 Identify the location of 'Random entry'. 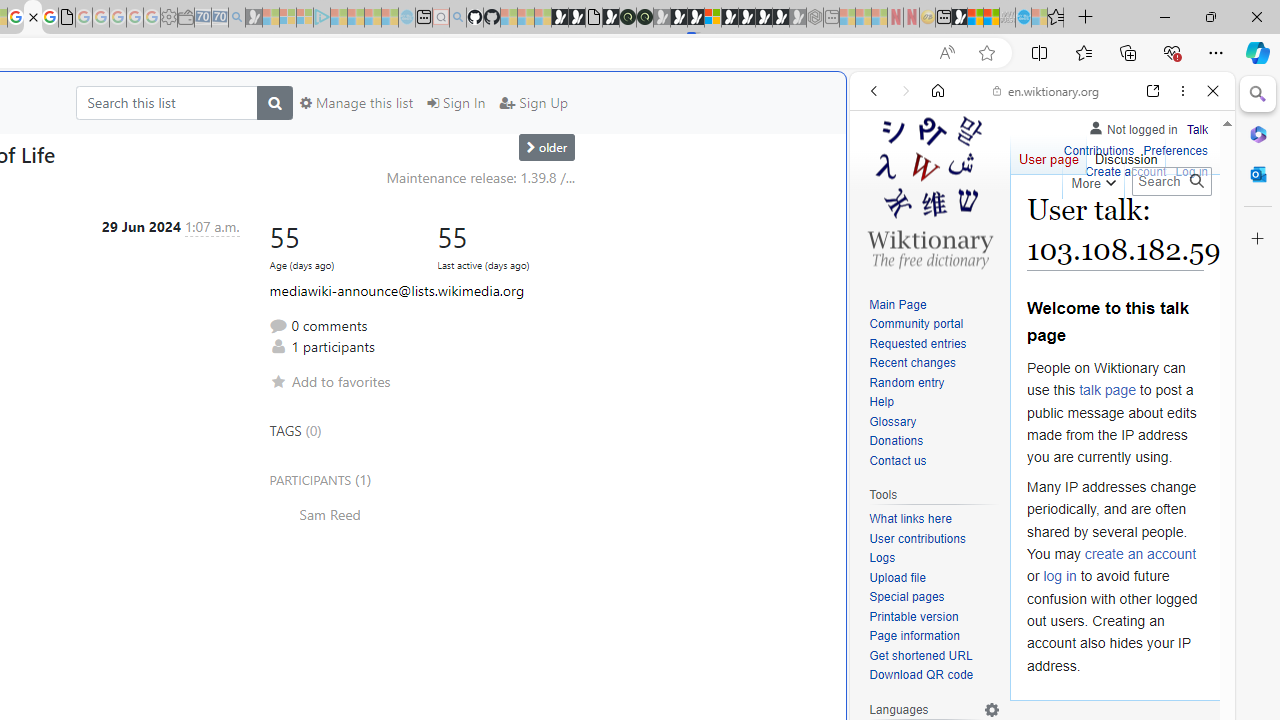
(934, 383).